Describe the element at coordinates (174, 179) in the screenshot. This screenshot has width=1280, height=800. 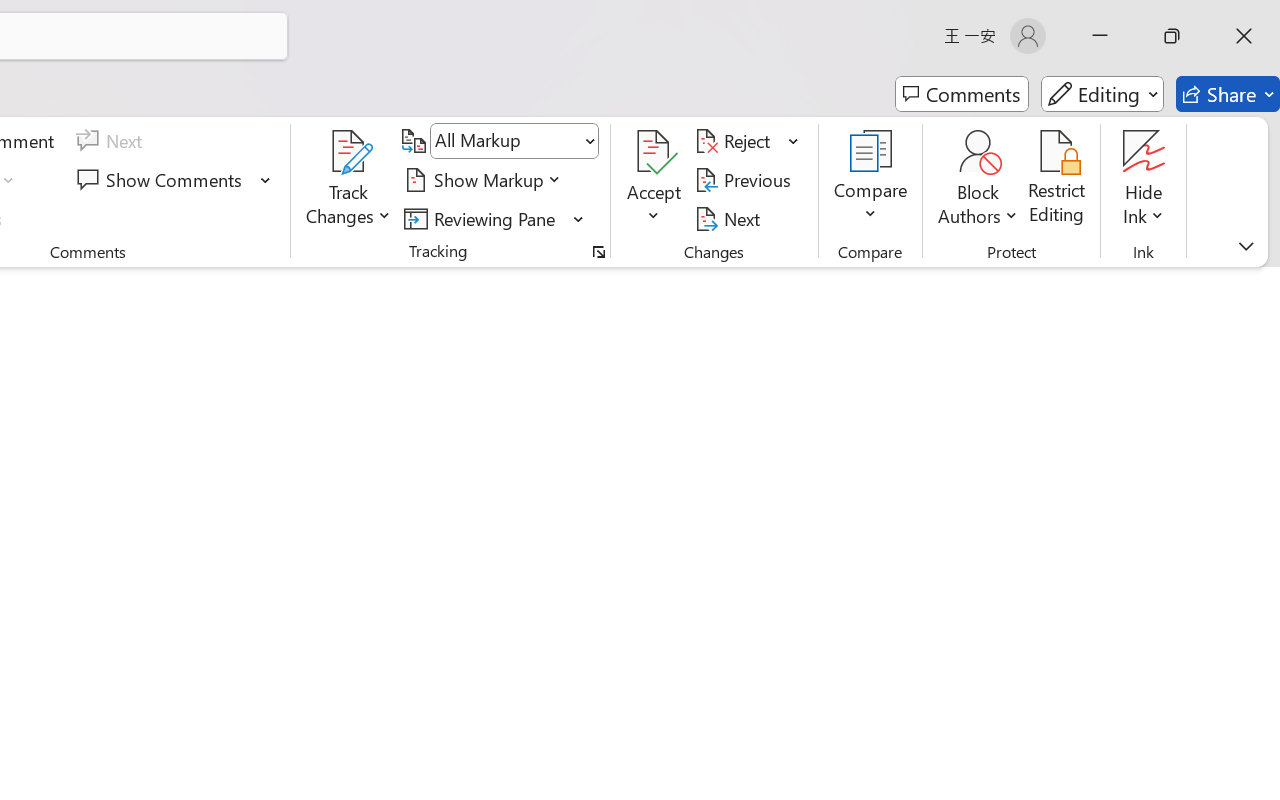
I see `'Show Comments'` at that location.